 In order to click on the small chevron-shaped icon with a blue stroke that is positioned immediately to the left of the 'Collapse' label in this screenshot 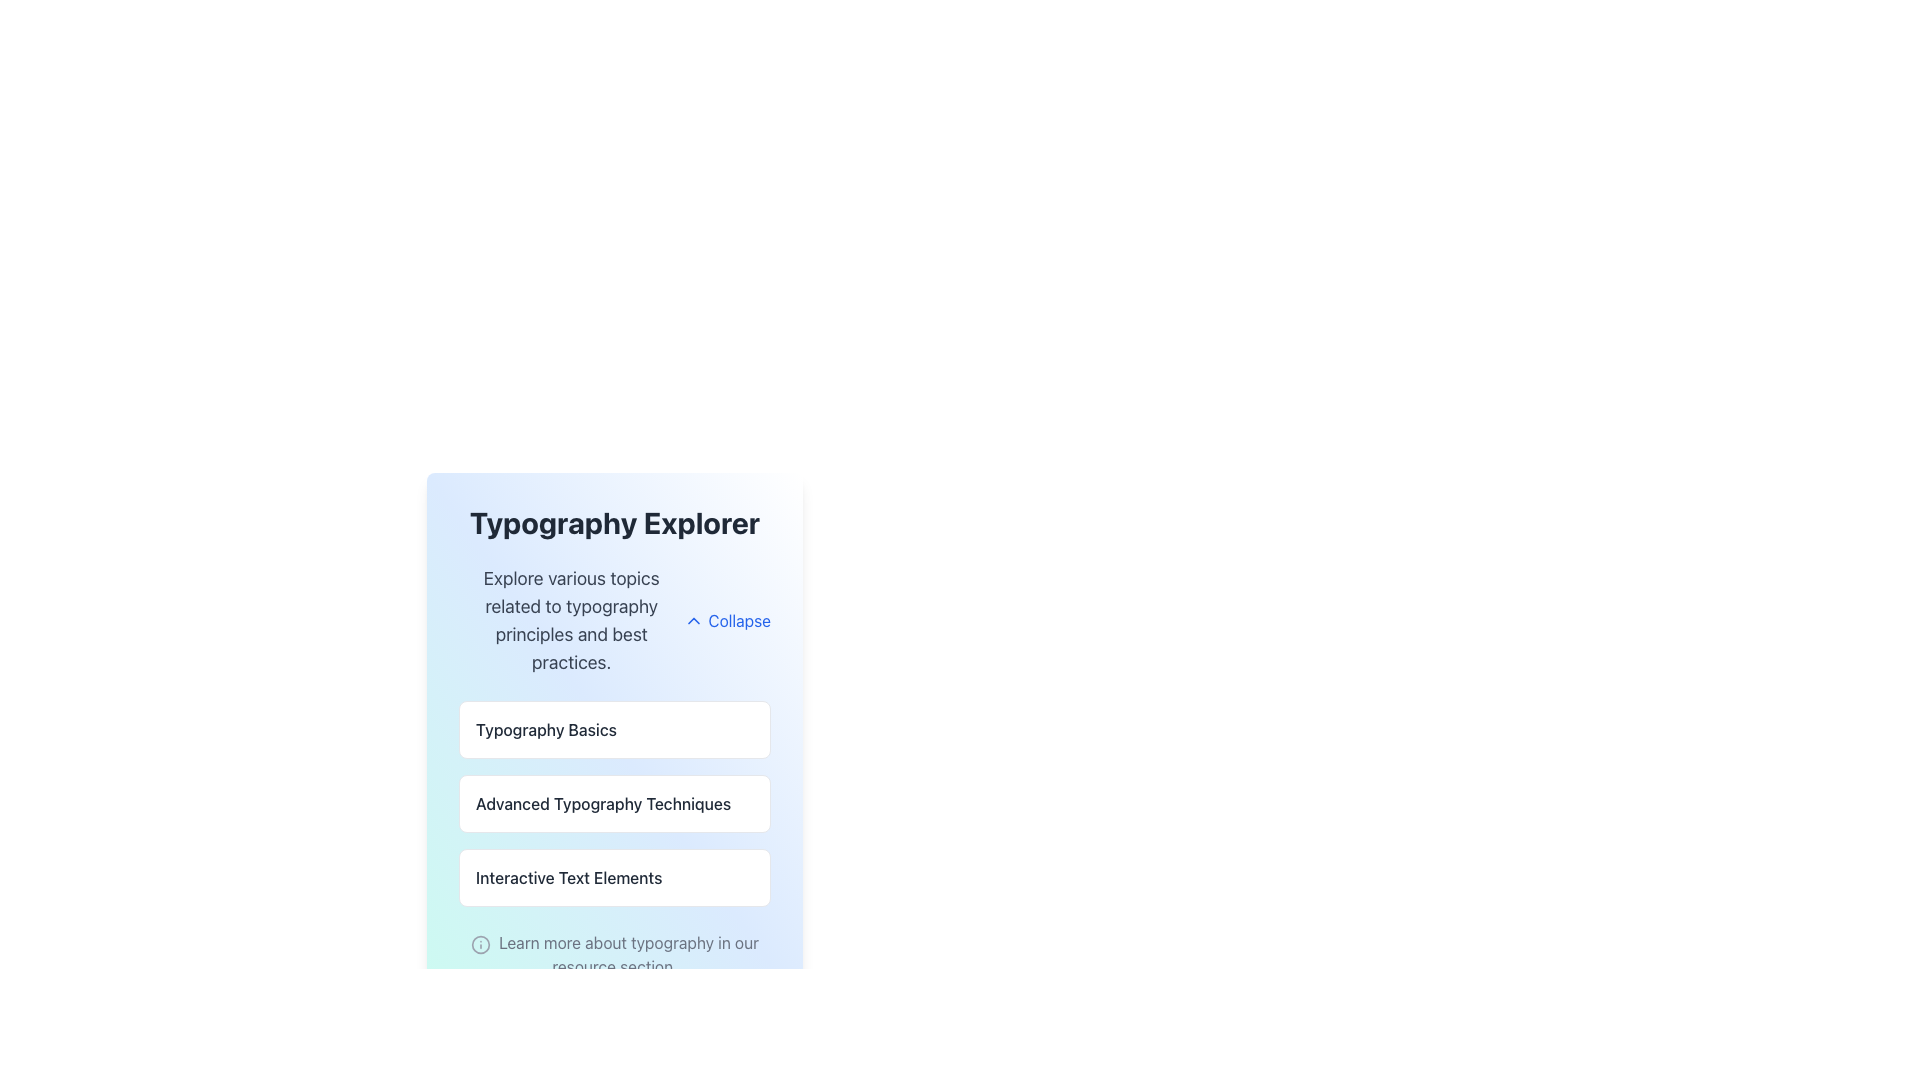, I will do `click(694, 620)`.